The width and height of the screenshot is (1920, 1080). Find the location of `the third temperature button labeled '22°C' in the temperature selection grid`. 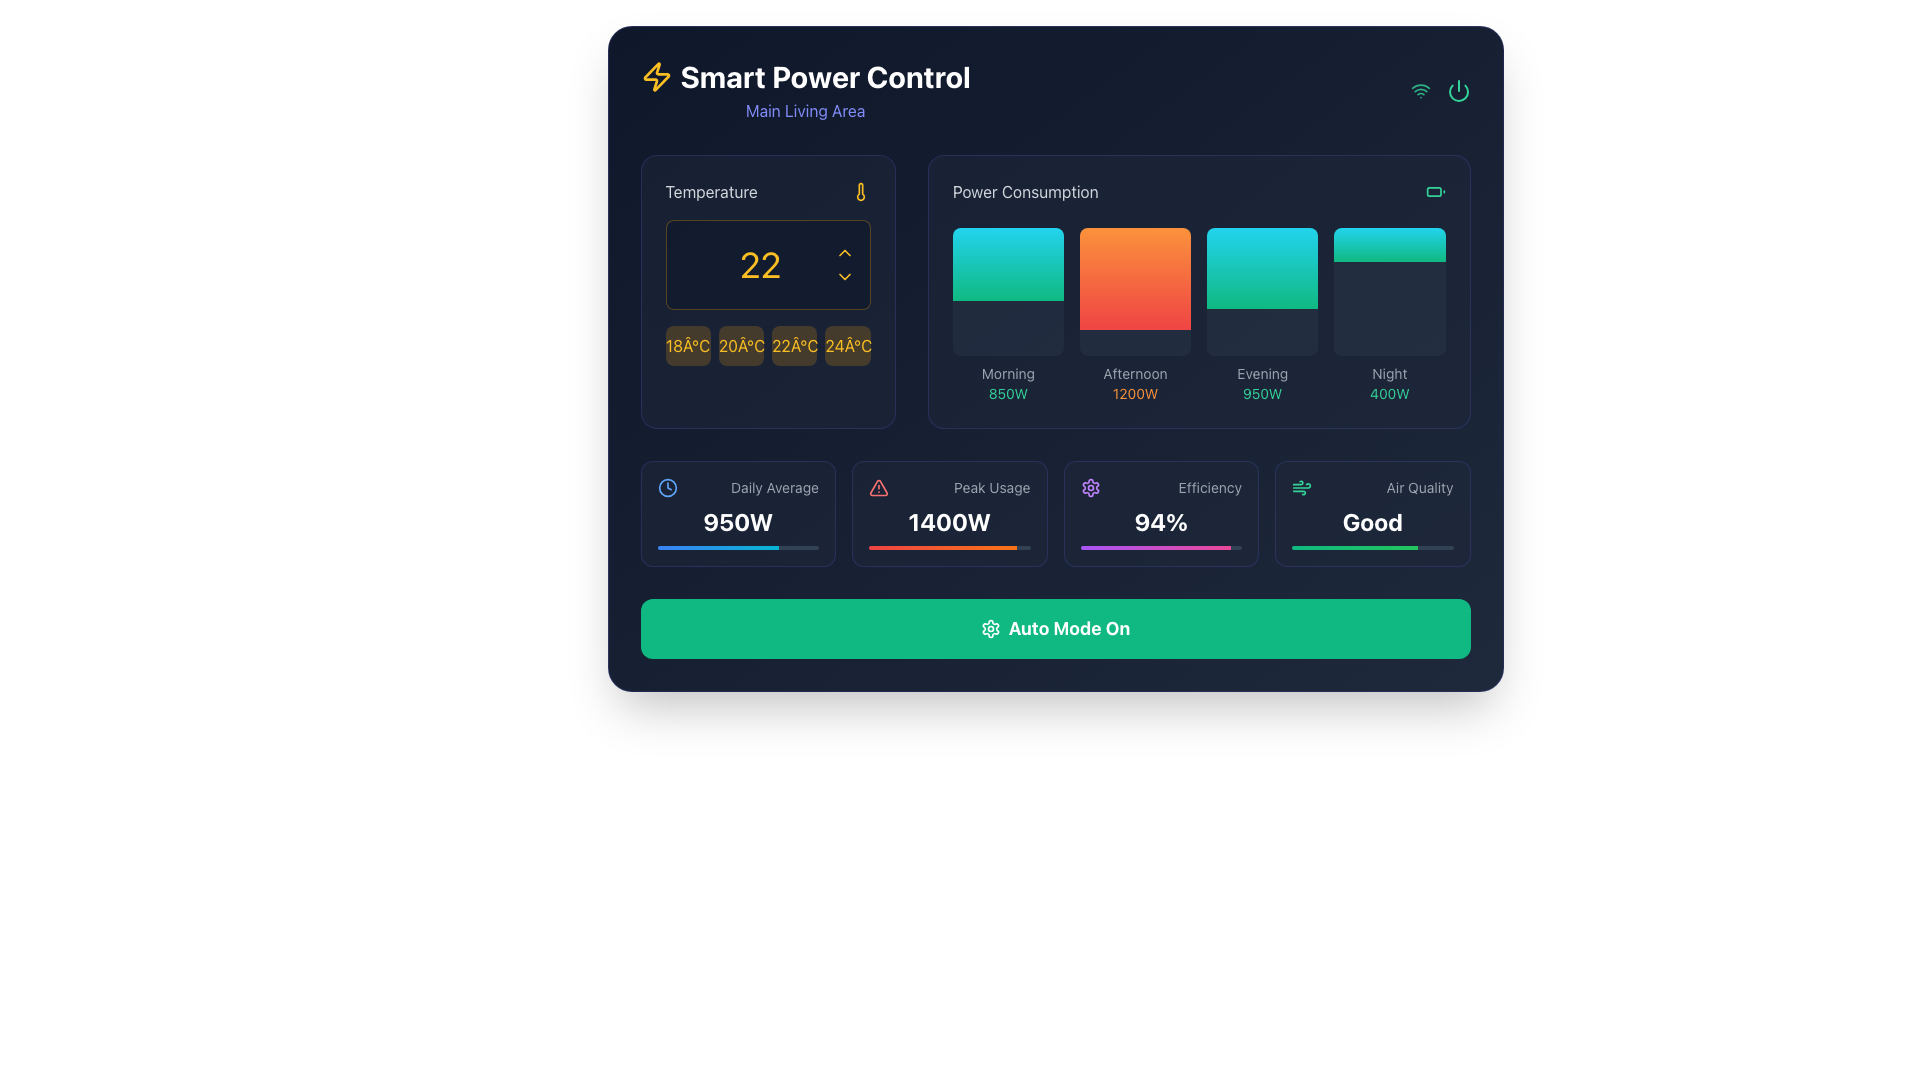

the third temperature button labeled '22°C' in the temperature selection grid is located at coordinates (767, 345).